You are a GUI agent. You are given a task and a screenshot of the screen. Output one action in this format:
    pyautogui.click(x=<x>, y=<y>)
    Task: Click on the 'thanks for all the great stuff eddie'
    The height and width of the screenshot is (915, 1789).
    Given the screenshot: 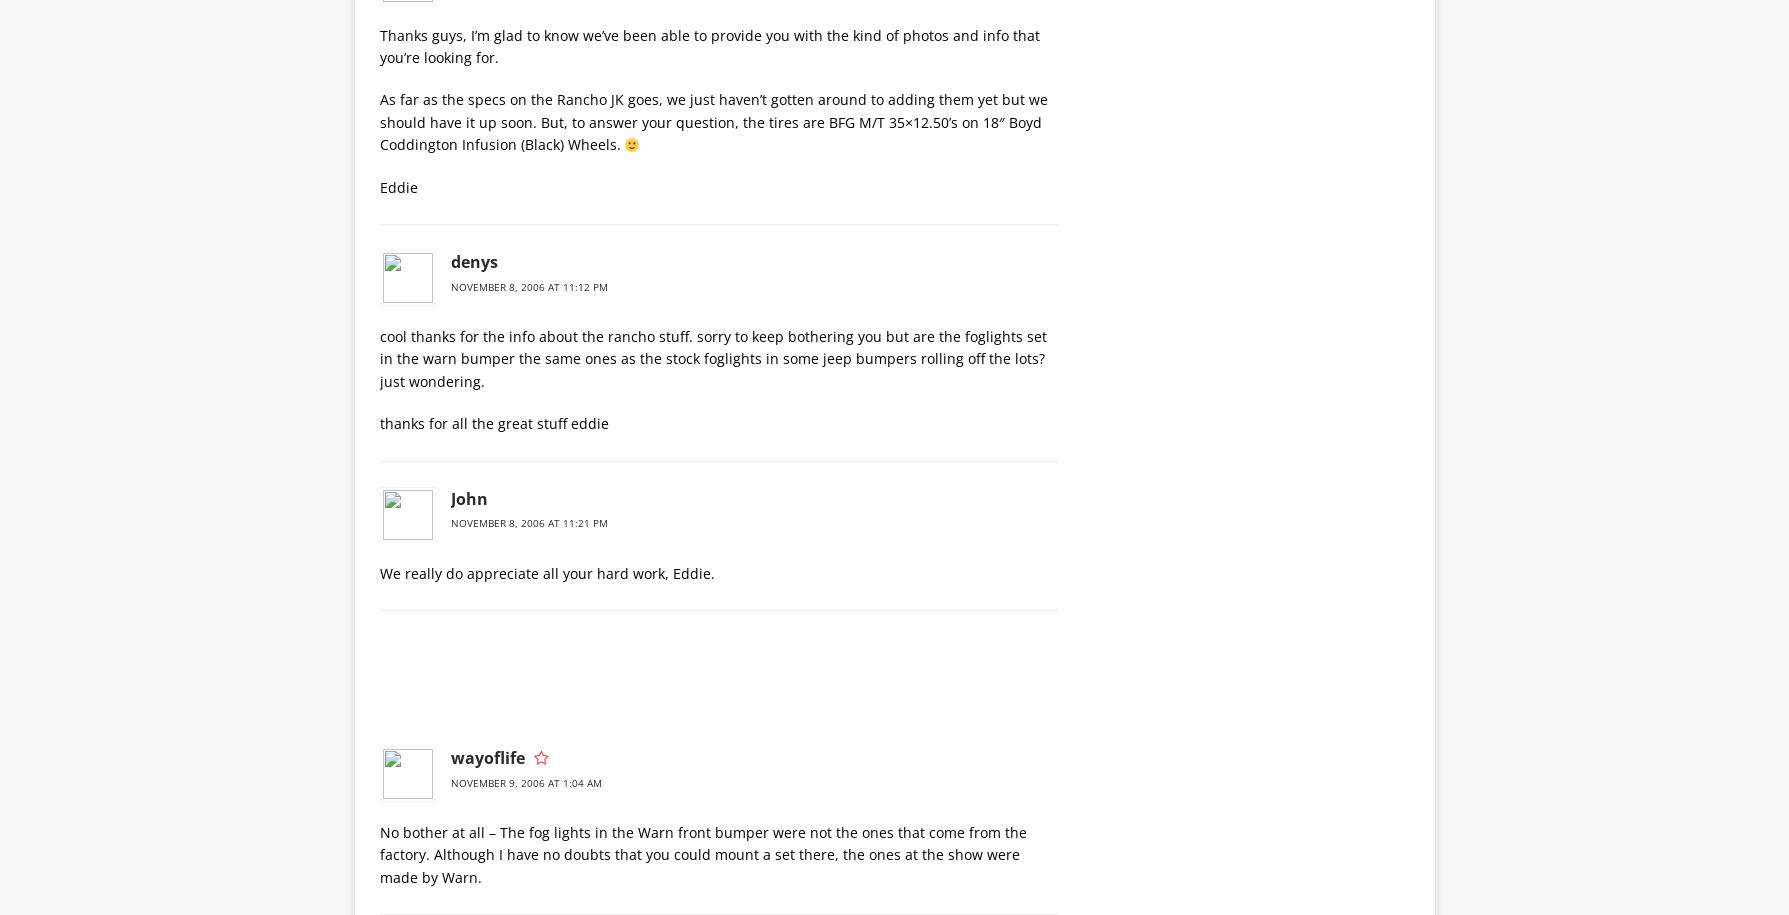 What is the action you would take?
    pyautogui.click(x=492, y=423)
    